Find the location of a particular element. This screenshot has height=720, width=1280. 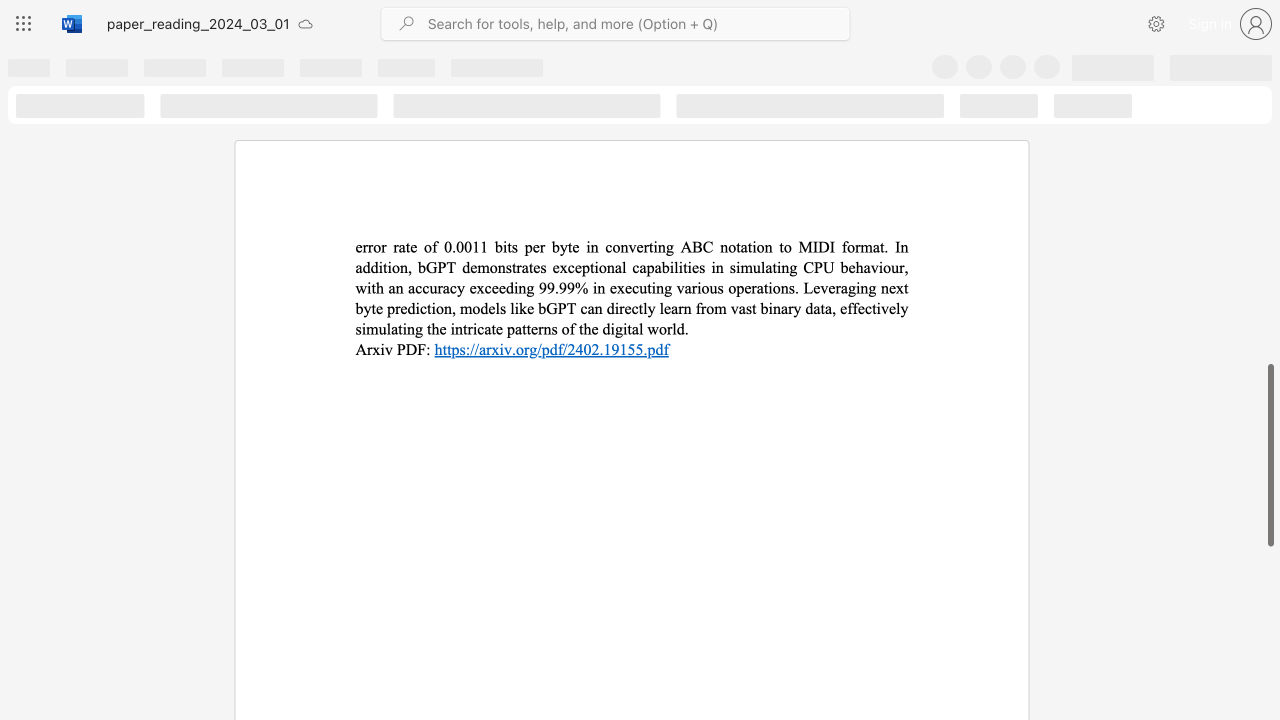

the scrollbar on the right side to scroll the page up is located at coordinates (1269, 148).